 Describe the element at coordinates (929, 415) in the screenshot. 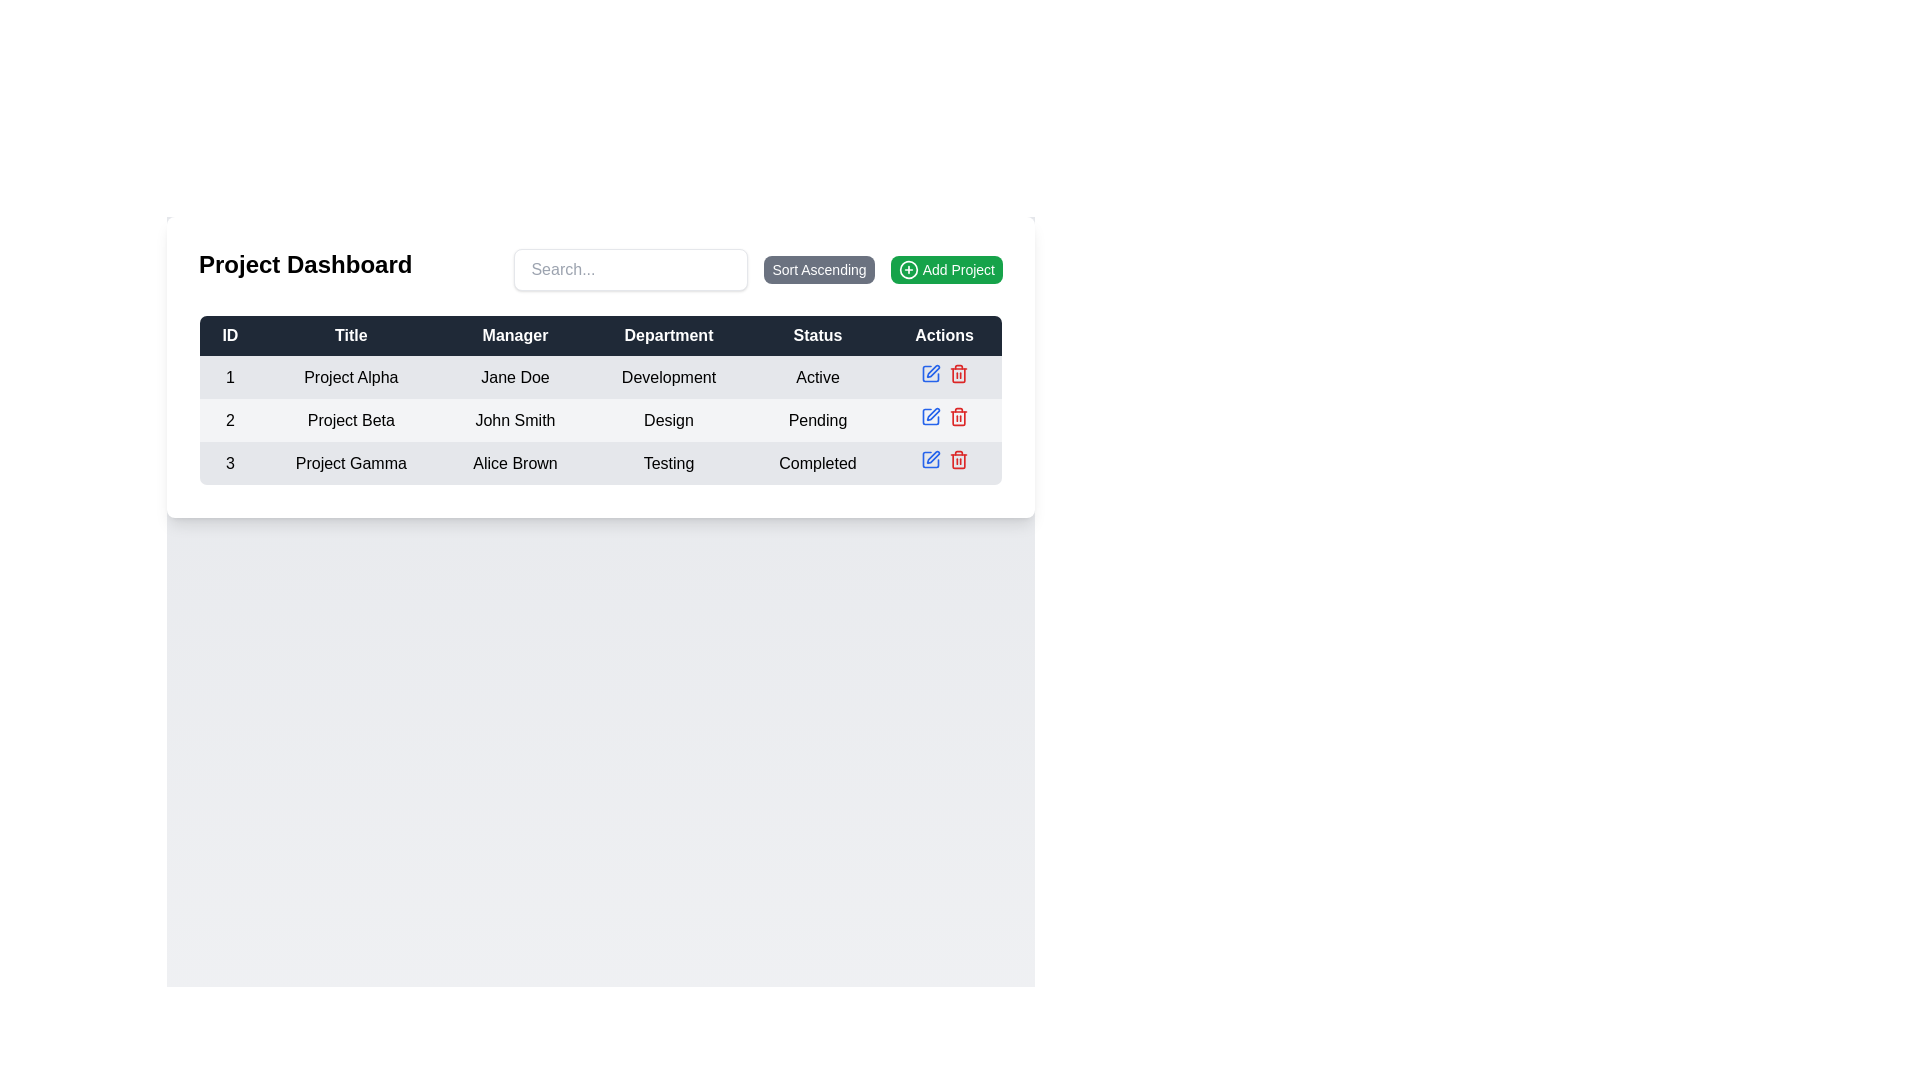

I see `the edit button in the second row of the table under the 'Actions' column` at that location.